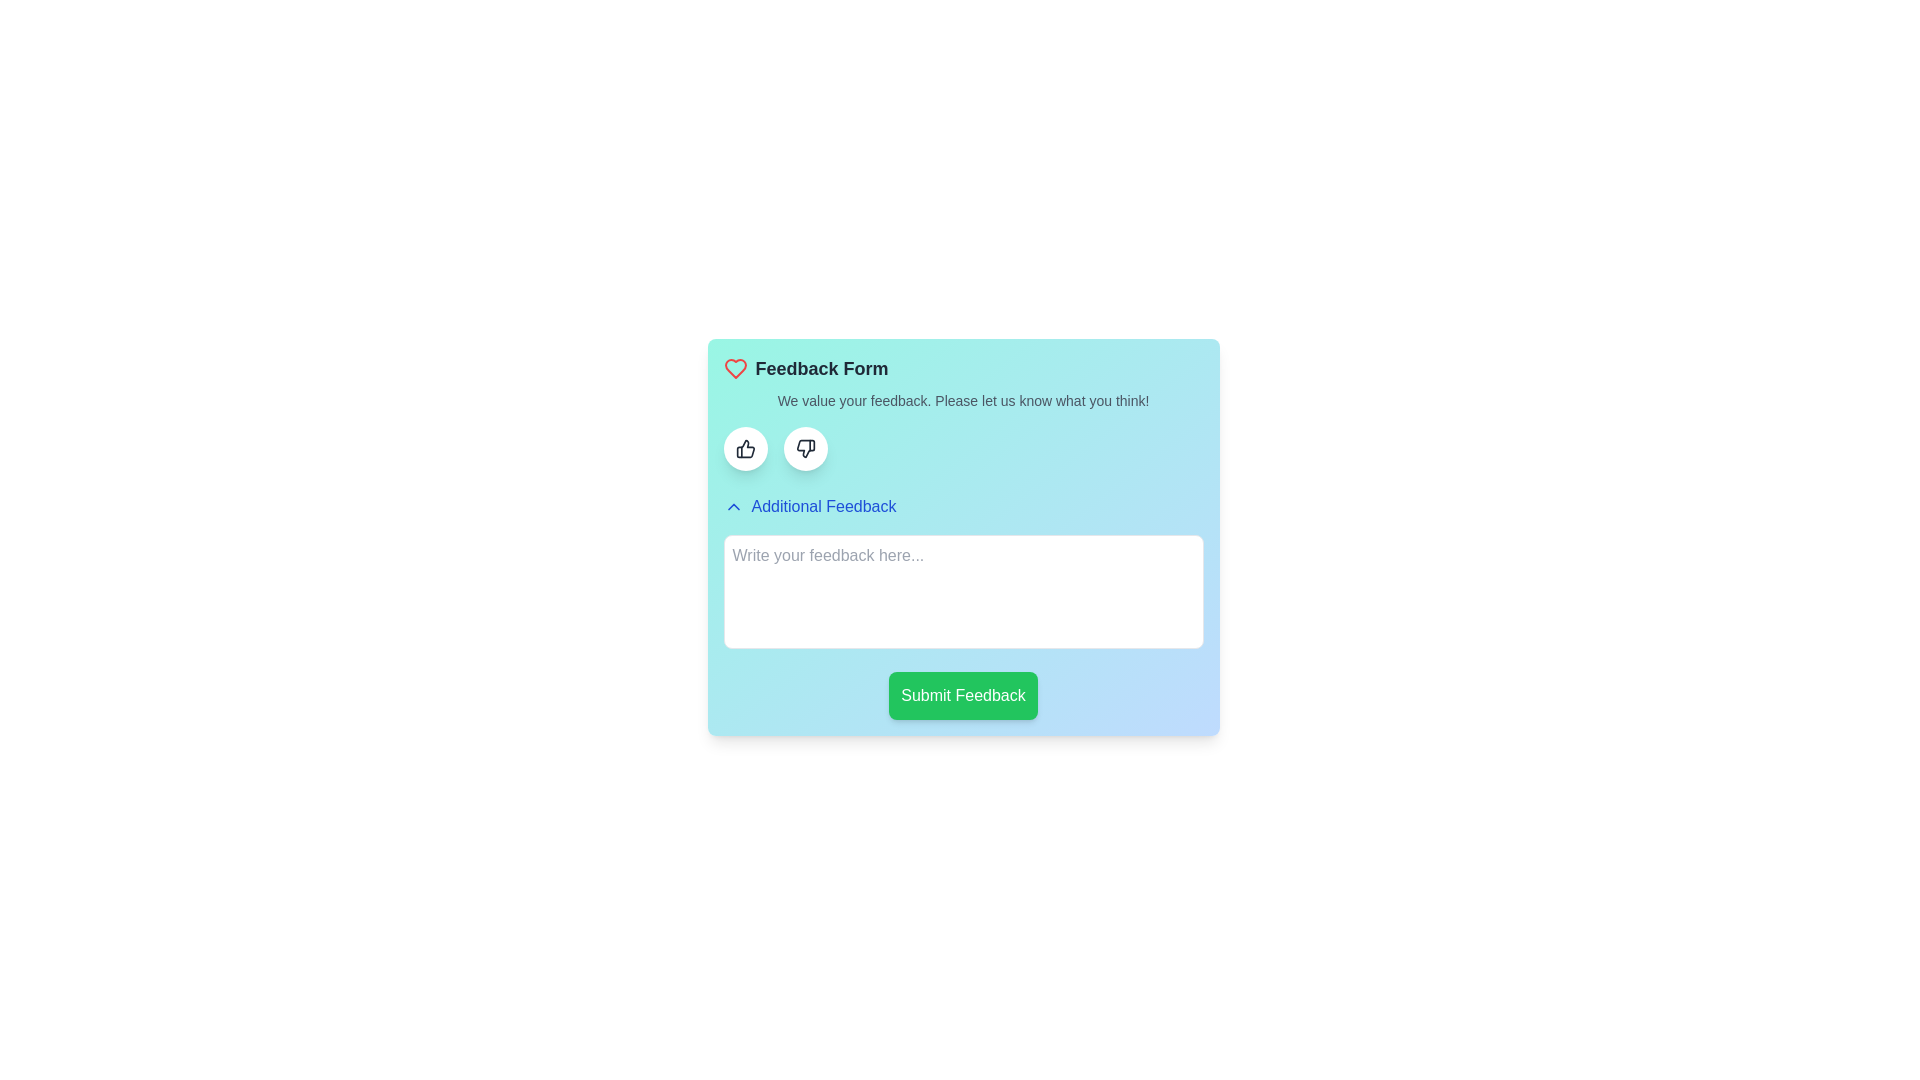 The width and height of the screenshot is (1920, 1080). What do you see at coordinates (963, 694) in the screenshot?
I see `keyboard navigation` at bounding box center [963, 694].